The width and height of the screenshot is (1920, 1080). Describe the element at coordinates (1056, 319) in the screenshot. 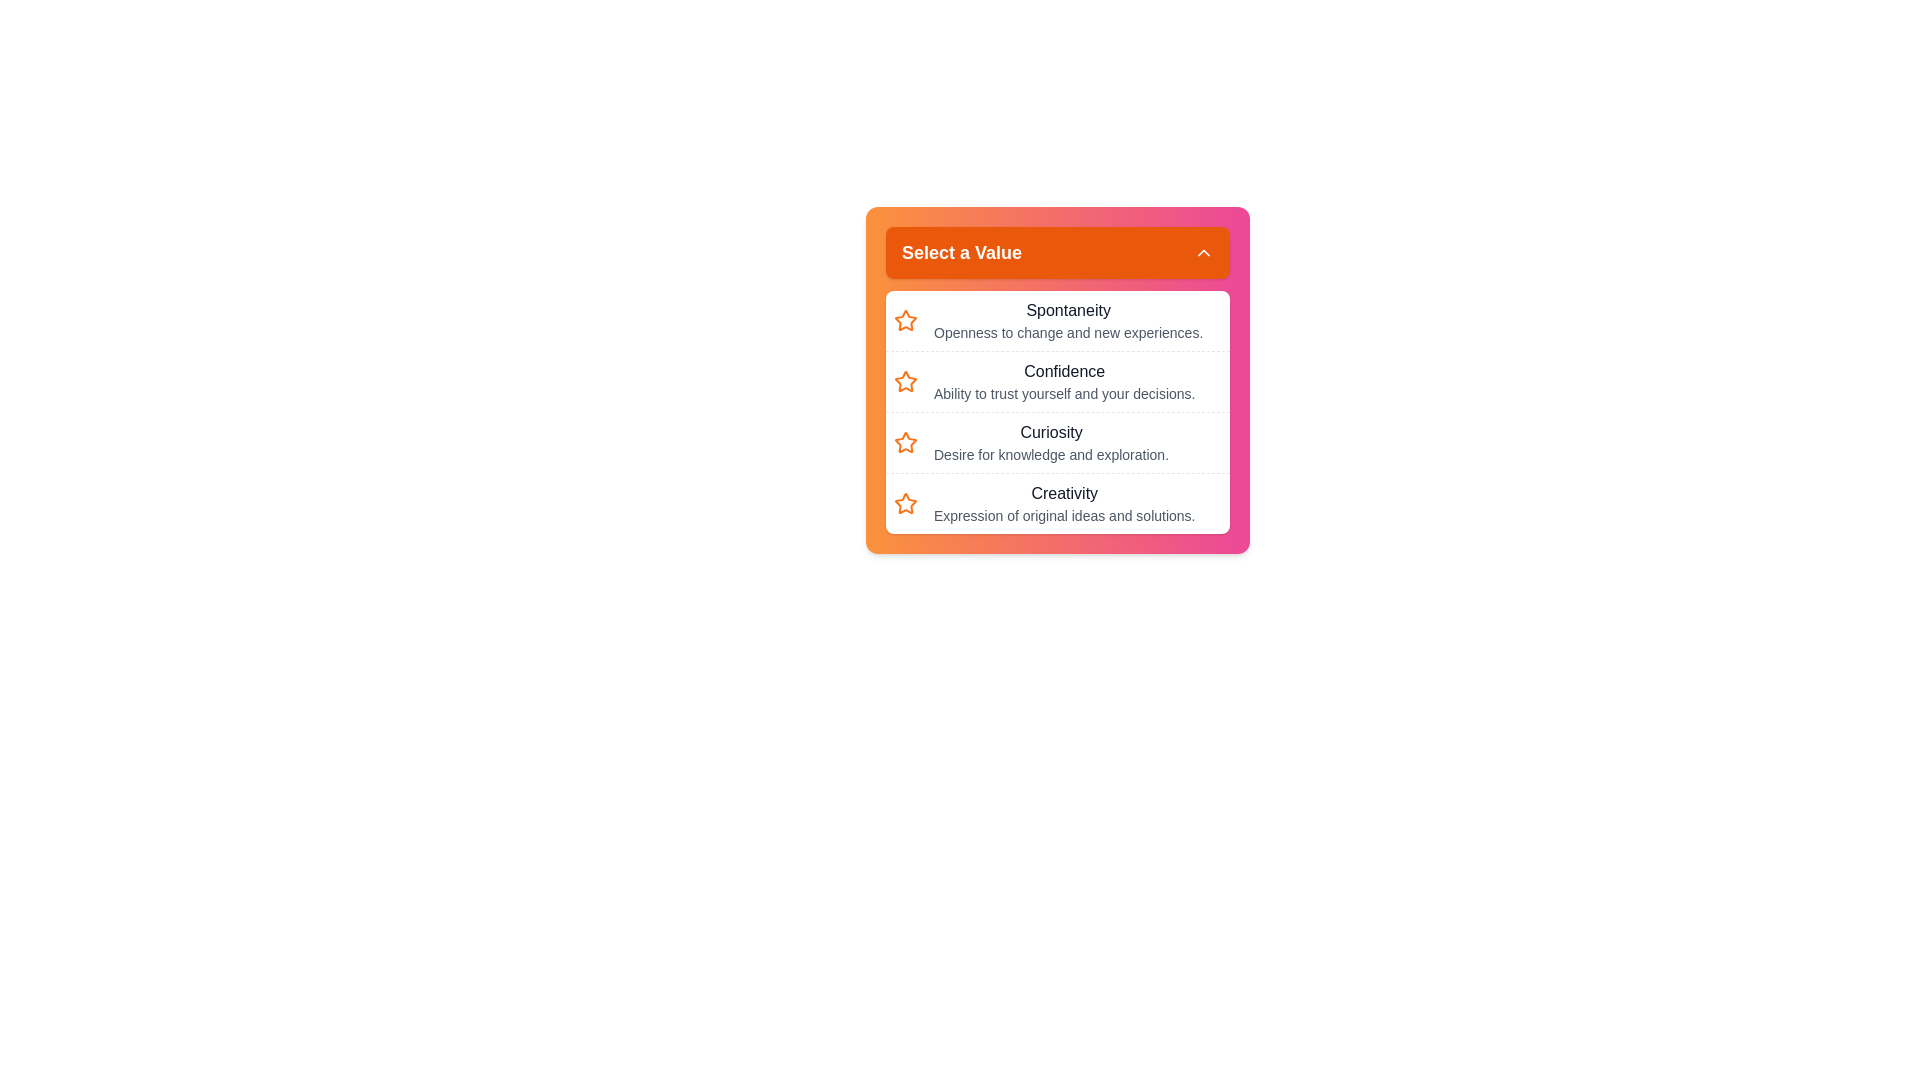

I see `the first List Item element, which contains an orange star icon on the left and two lines of text` at that location.